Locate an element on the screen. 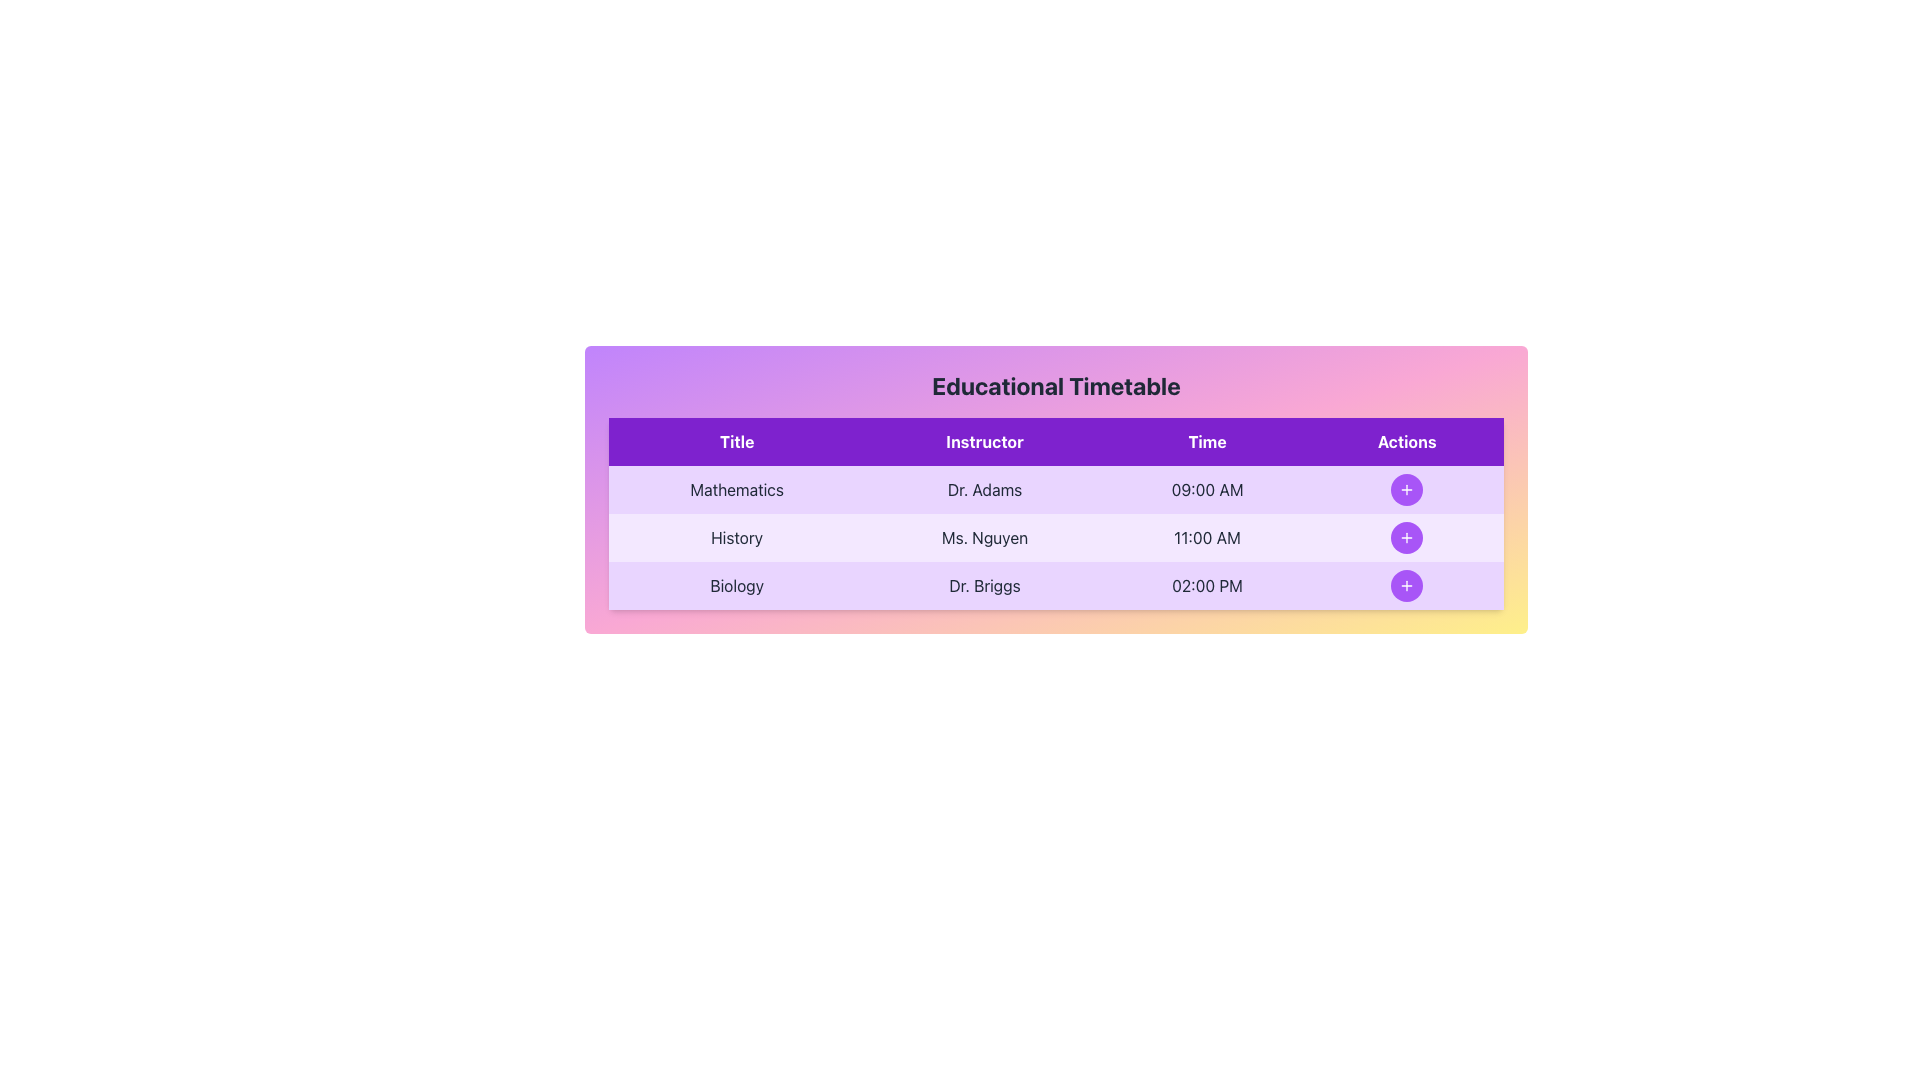 This screenshot has height=1080, width=1920. the text label displaying 'Dr. Briggs' located in the third row of the table within the 'Instructor' column is located at coordinates (984, 585).